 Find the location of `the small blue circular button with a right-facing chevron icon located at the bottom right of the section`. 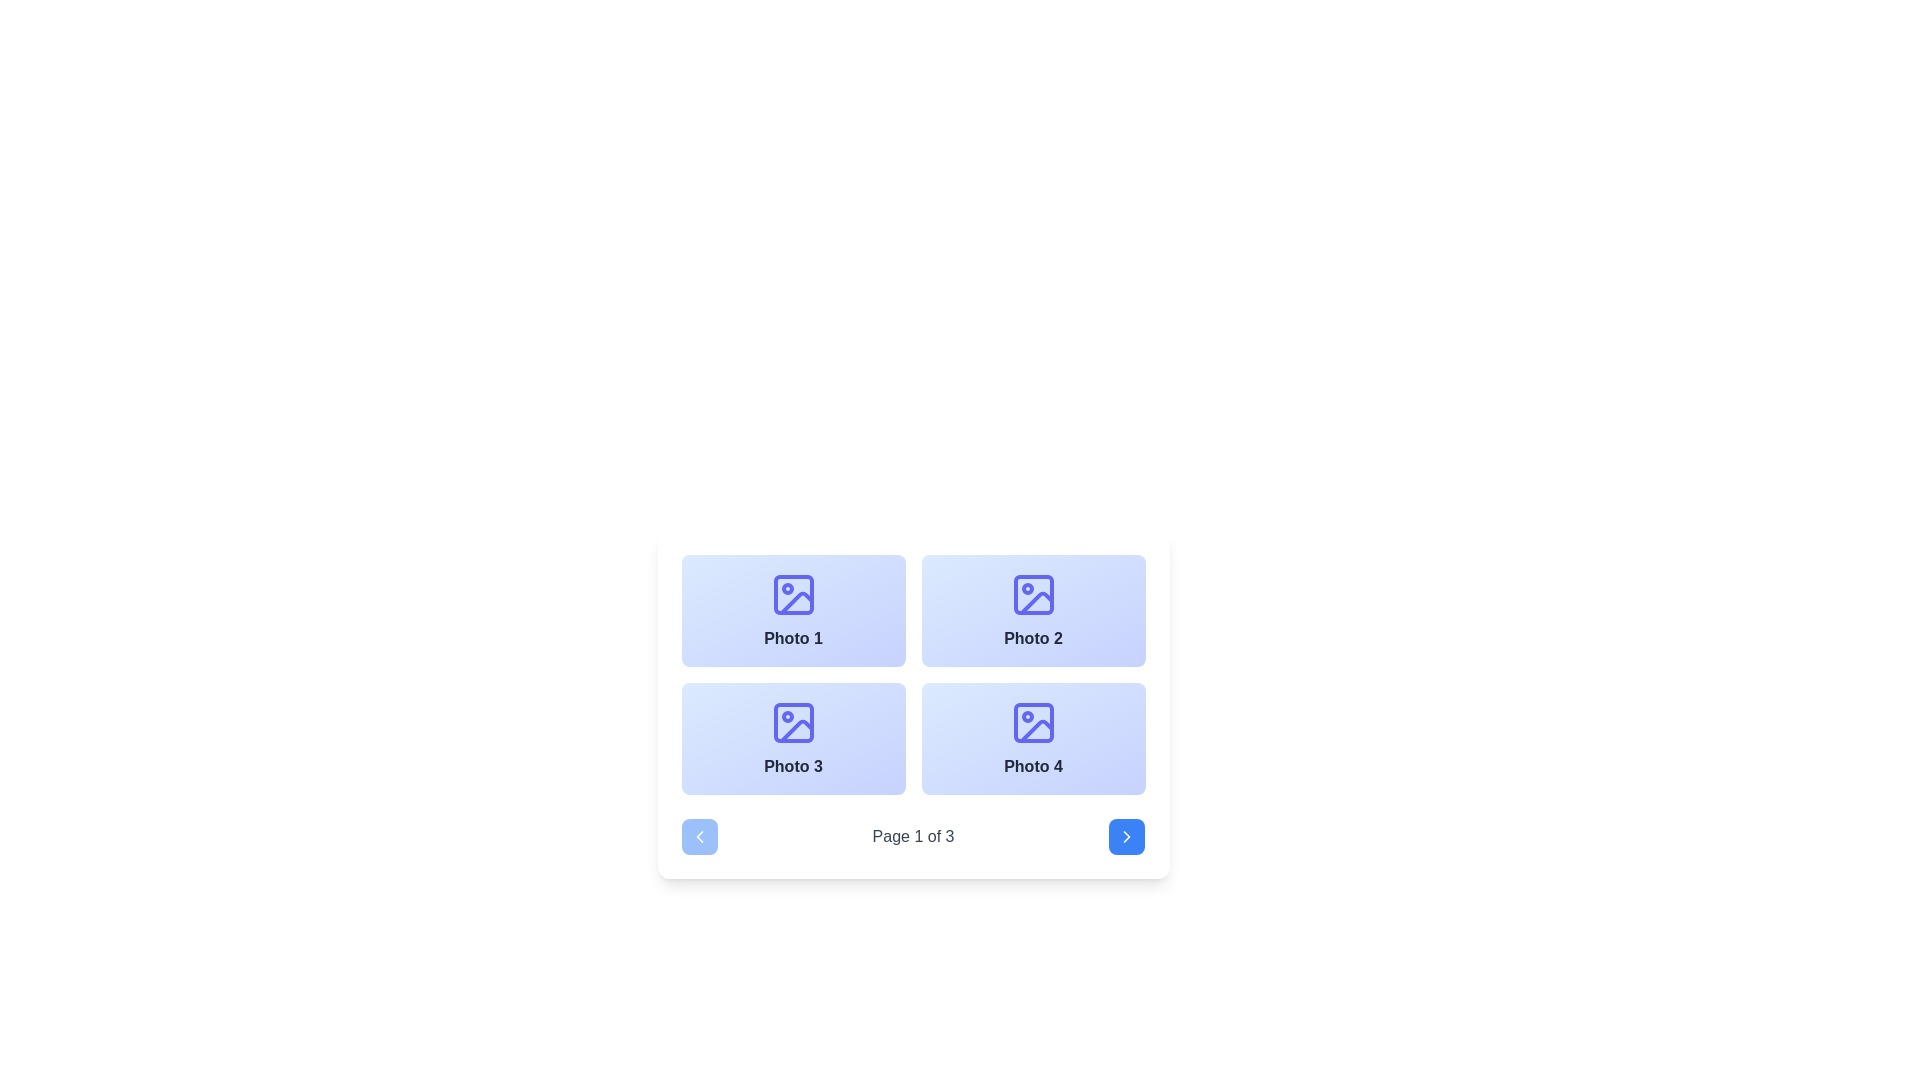

the small blue circular button with a right-facing chevron icon located at the bottom right of the section is located at coordinates (1127, 837).